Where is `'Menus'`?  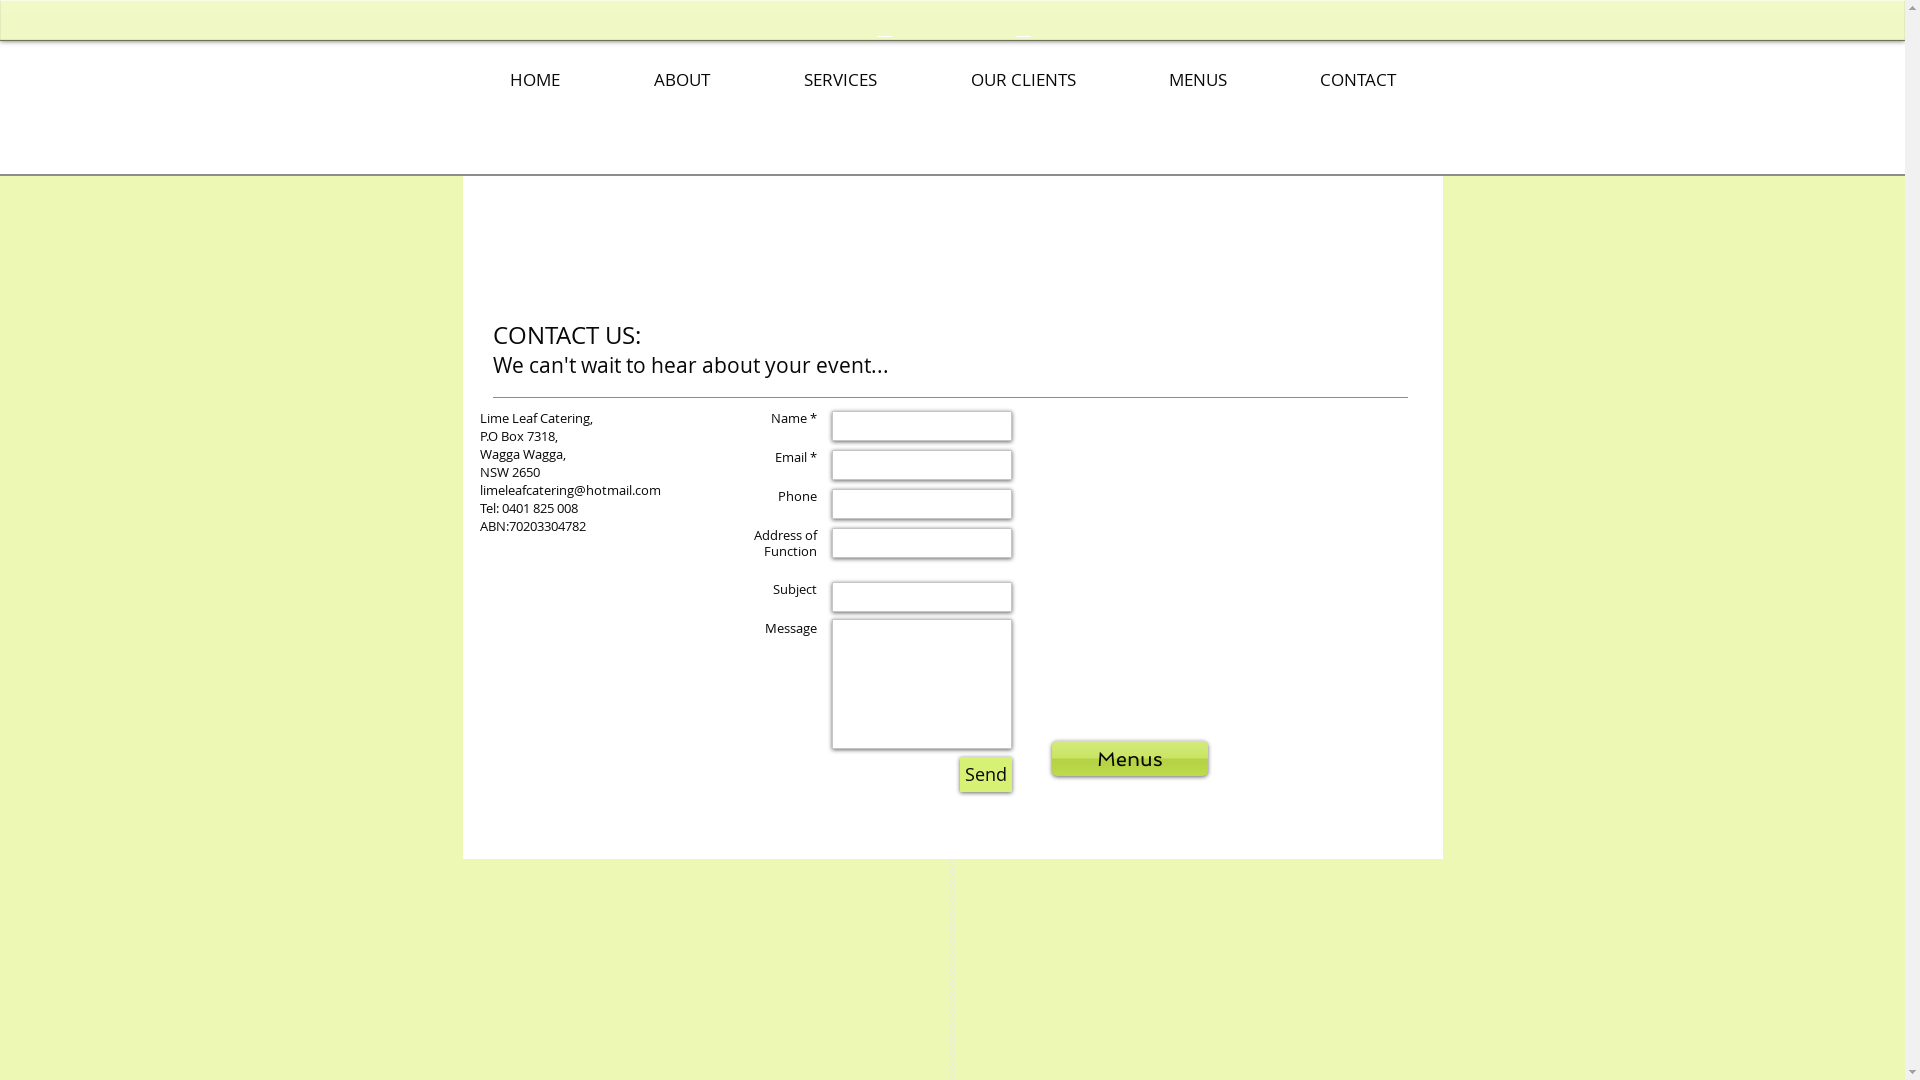 'Menus' is located at coordinates (1129, 758).